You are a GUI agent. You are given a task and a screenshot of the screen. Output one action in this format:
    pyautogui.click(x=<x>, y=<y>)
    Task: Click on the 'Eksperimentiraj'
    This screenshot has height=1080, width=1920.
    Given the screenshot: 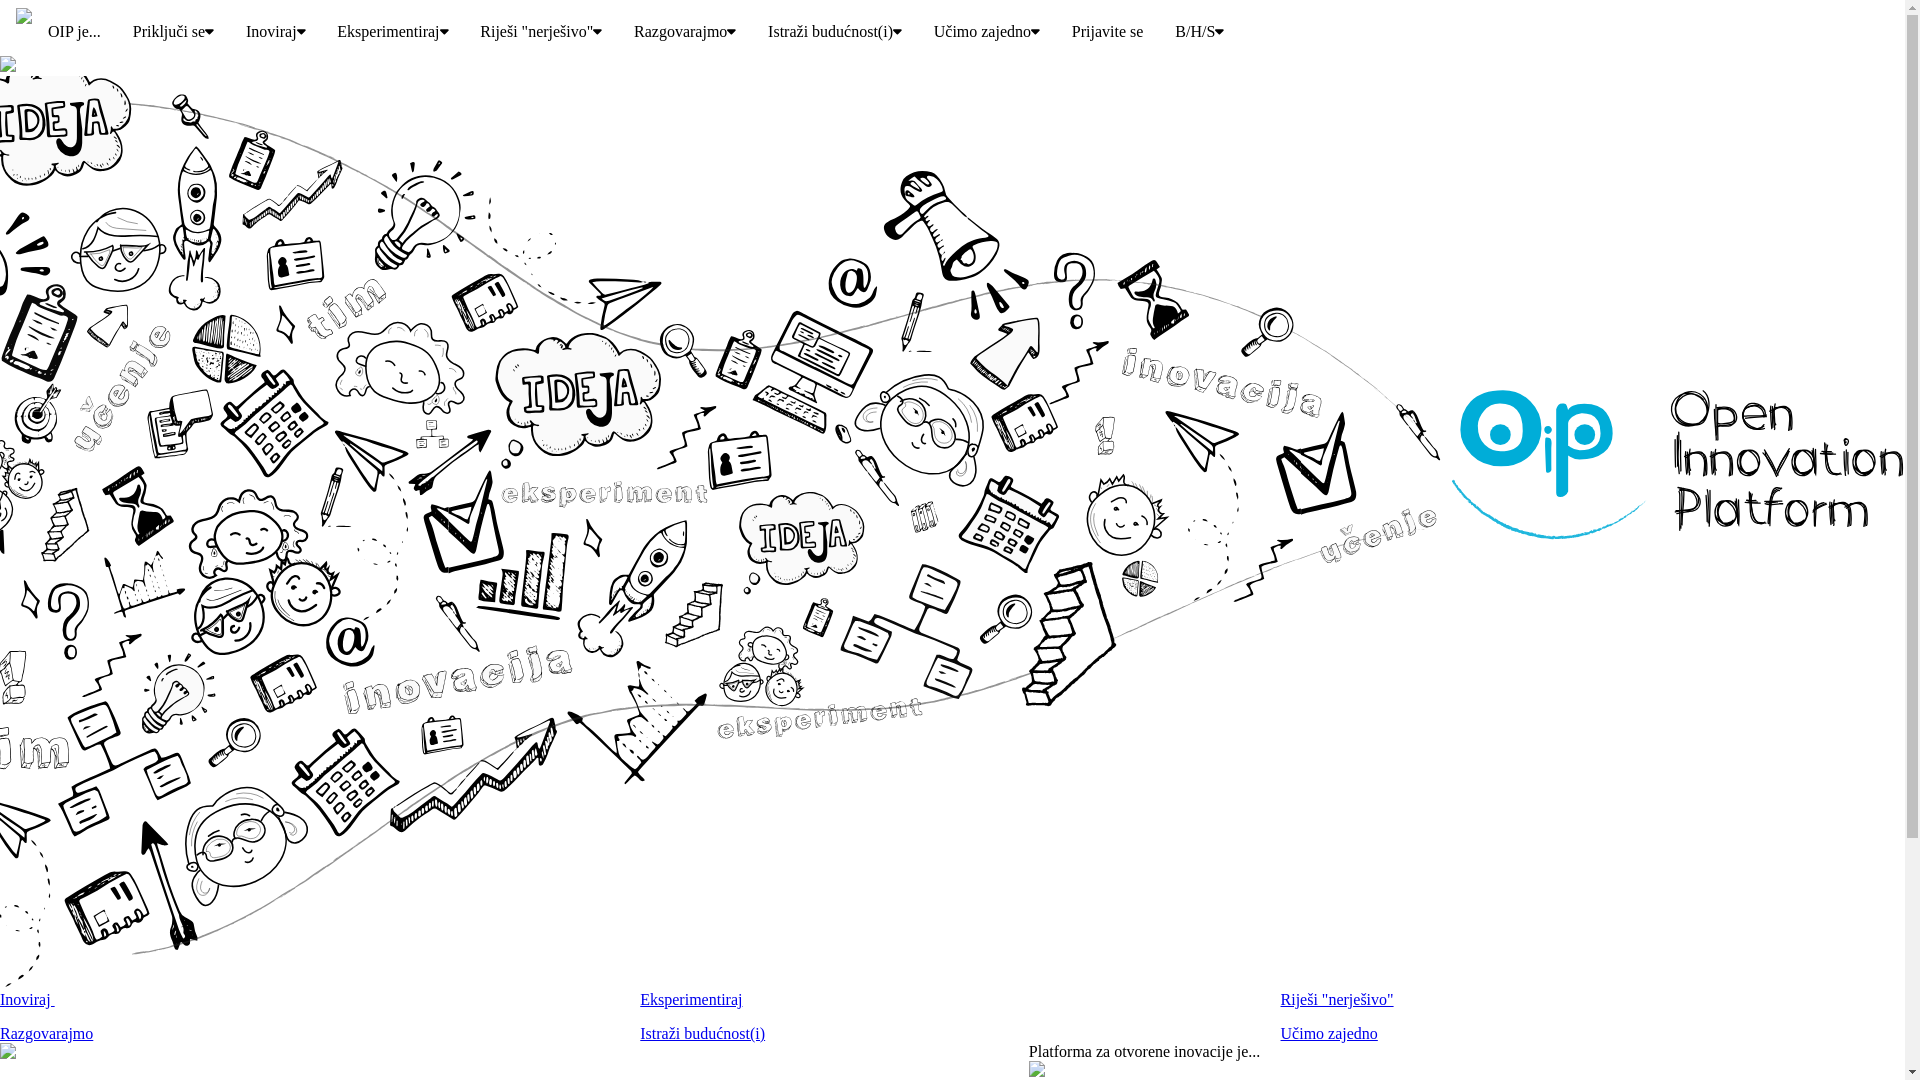 What is the action you would take?
    pyautogui.click(x=691, y=999)
    